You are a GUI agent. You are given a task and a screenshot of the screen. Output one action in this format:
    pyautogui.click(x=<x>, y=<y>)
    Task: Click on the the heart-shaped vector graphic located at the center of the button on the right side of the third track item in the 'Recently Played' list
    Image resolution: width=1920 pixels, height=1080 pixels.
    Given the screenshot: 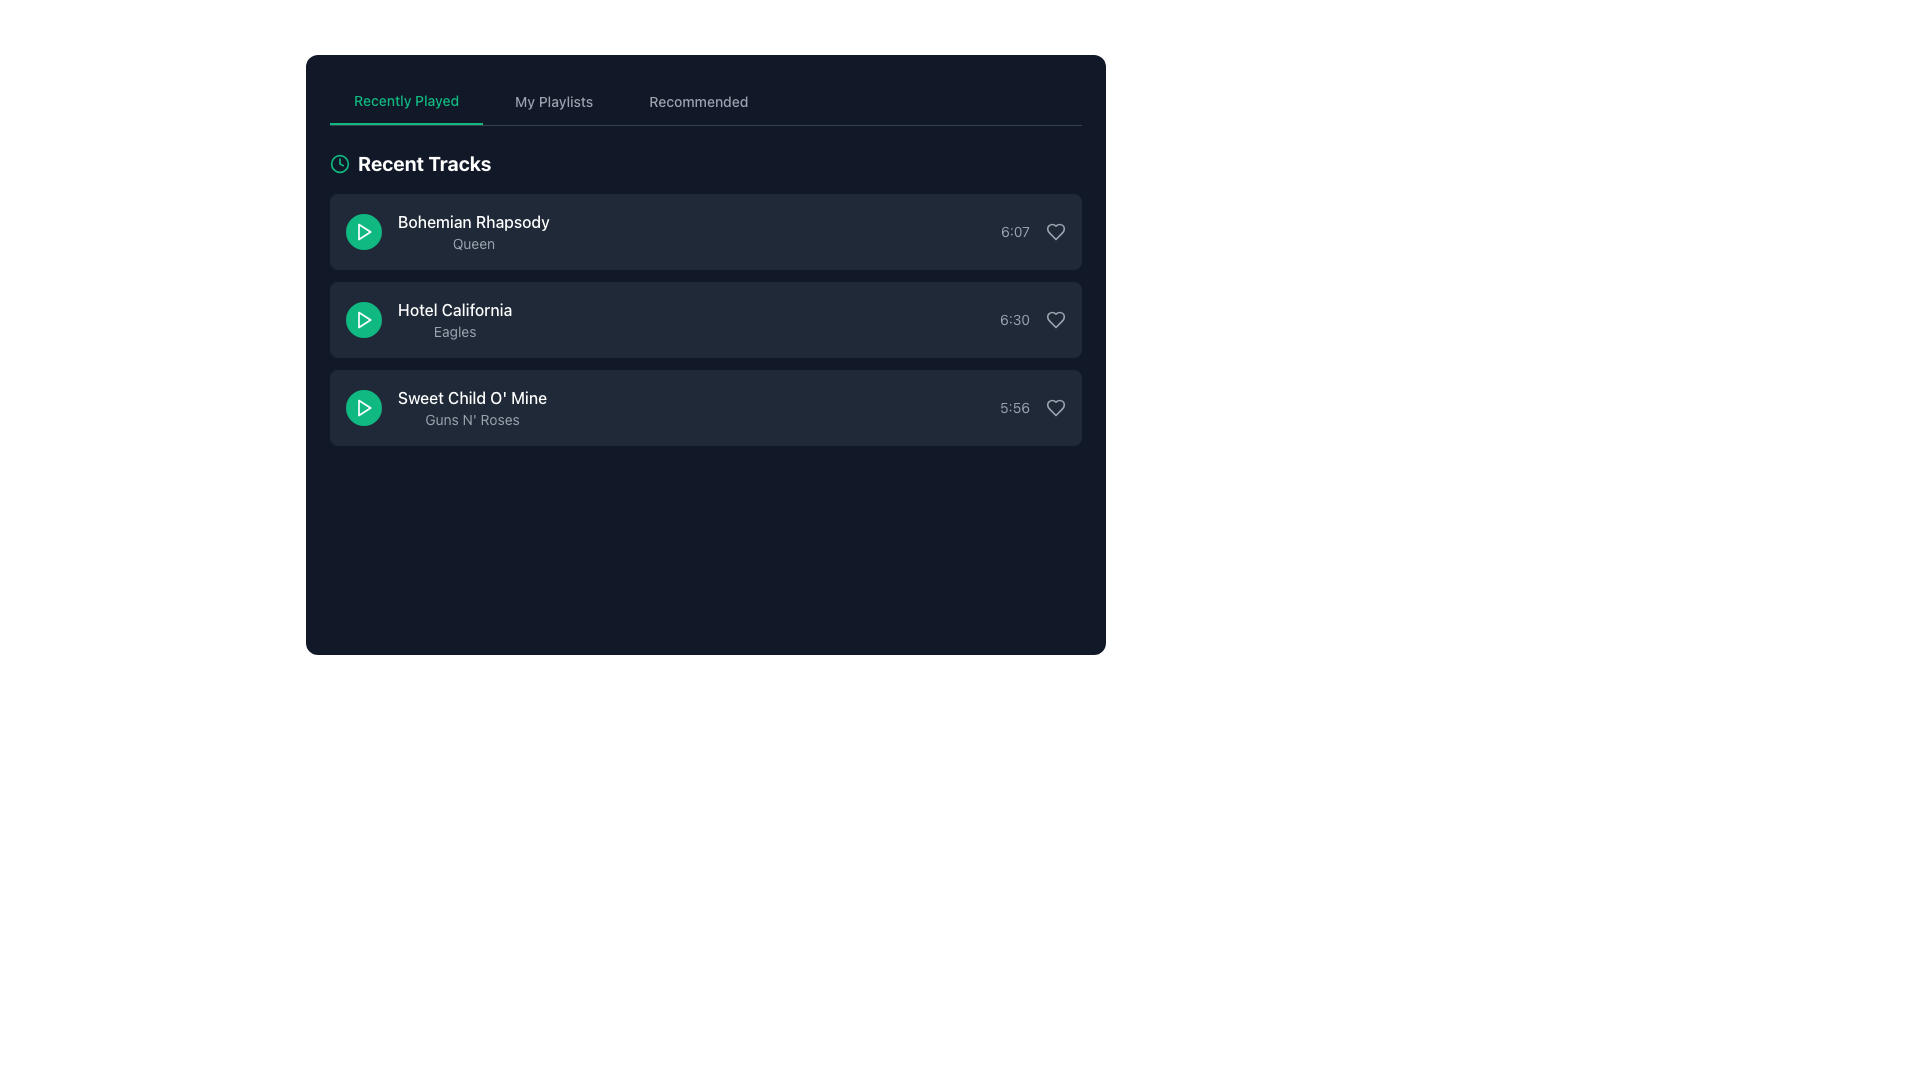 What is the action you would take?
    pyautogui.click(x=1055, y=407)
    